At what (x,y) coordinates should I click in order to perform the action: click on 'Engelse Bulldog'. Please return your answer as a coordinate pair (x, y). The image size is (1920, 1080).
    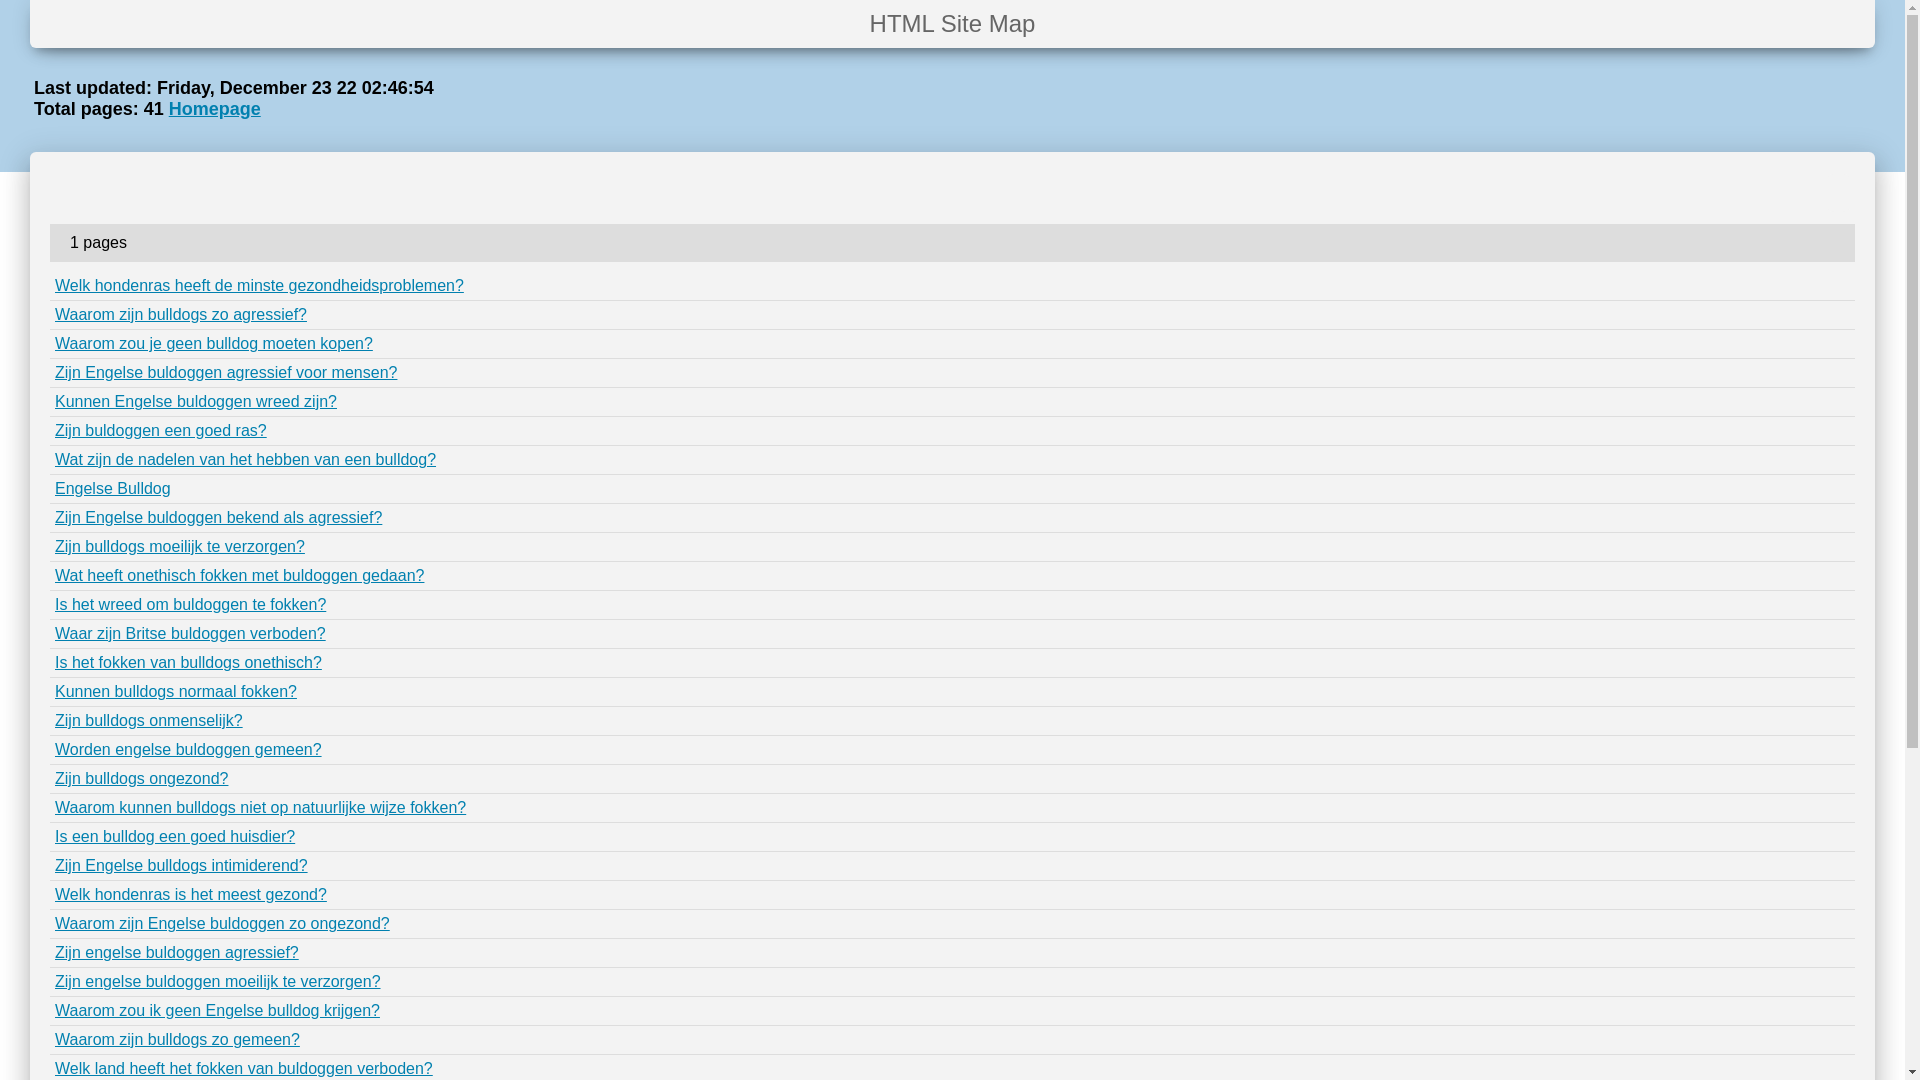
    Looking at the image, I should click on (112, 488).